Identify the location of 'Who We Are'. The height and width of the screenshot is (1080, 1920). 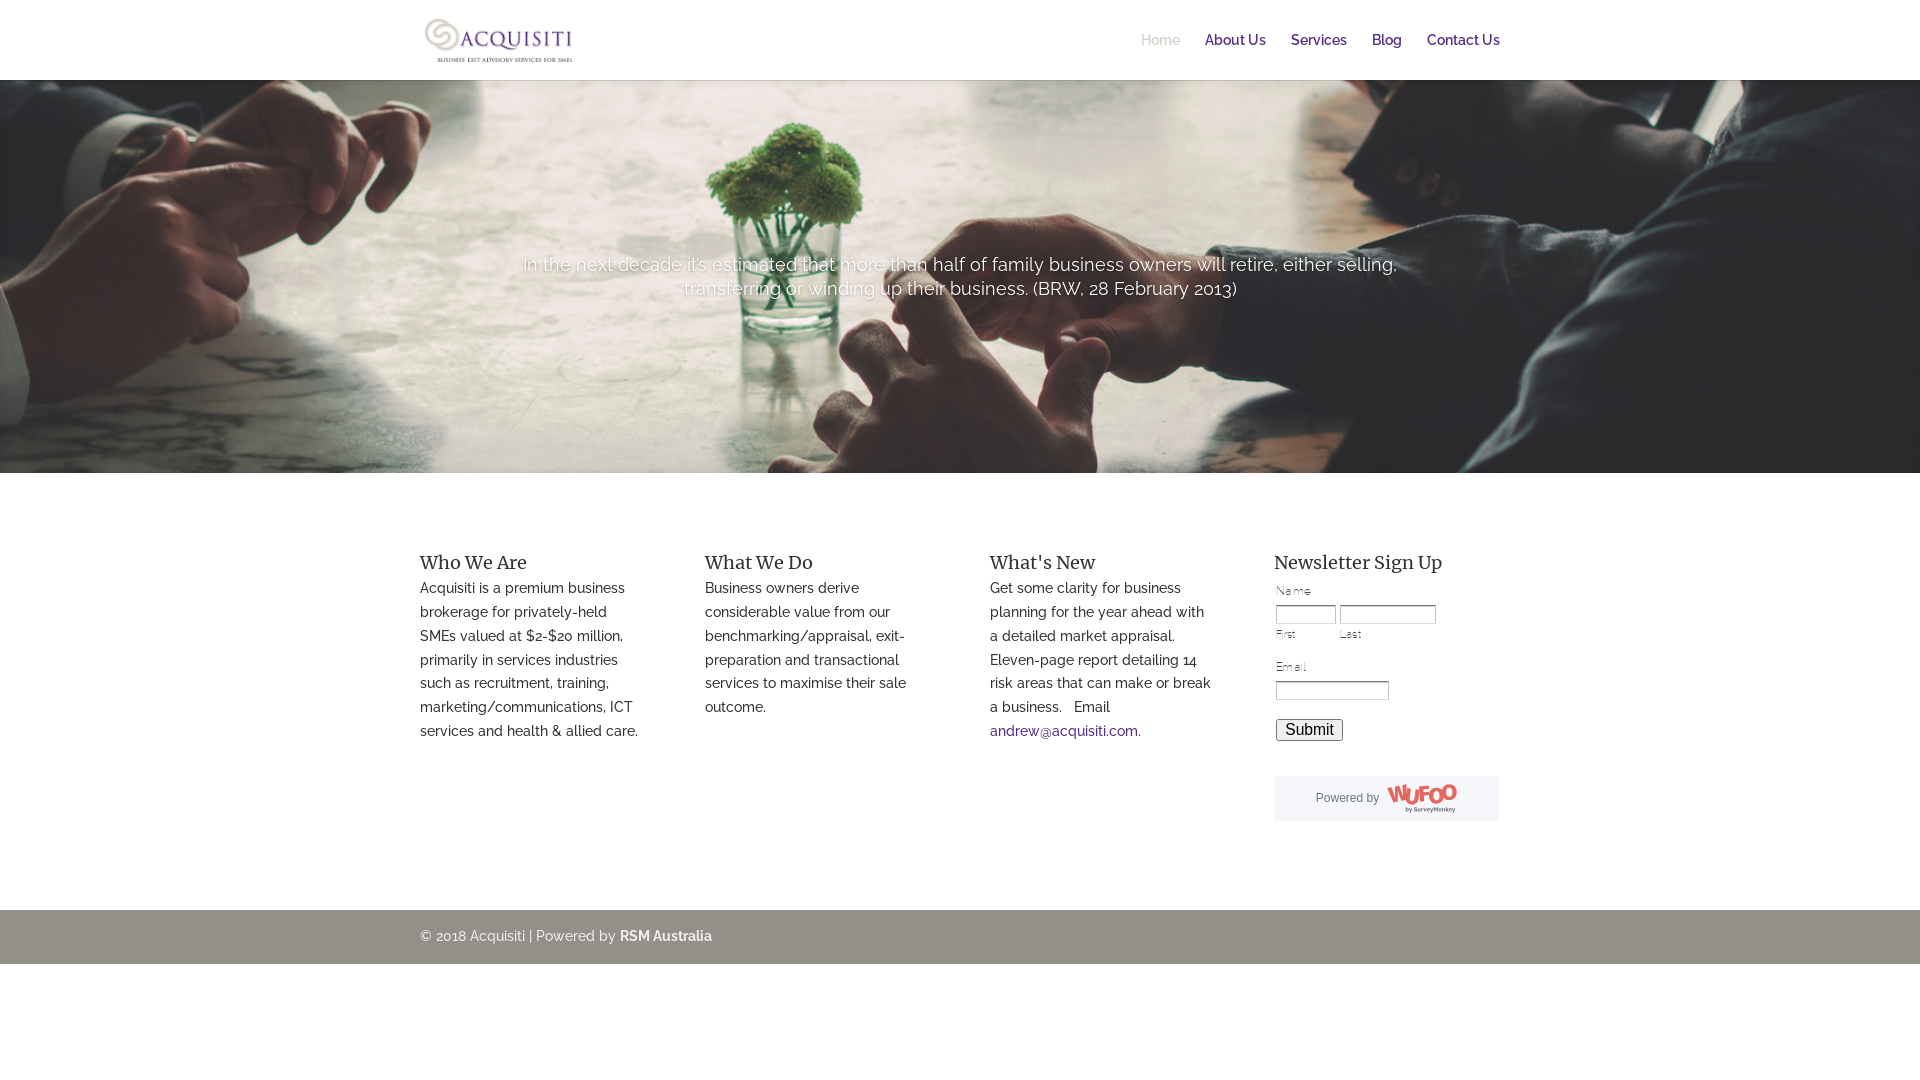
(472, 562).